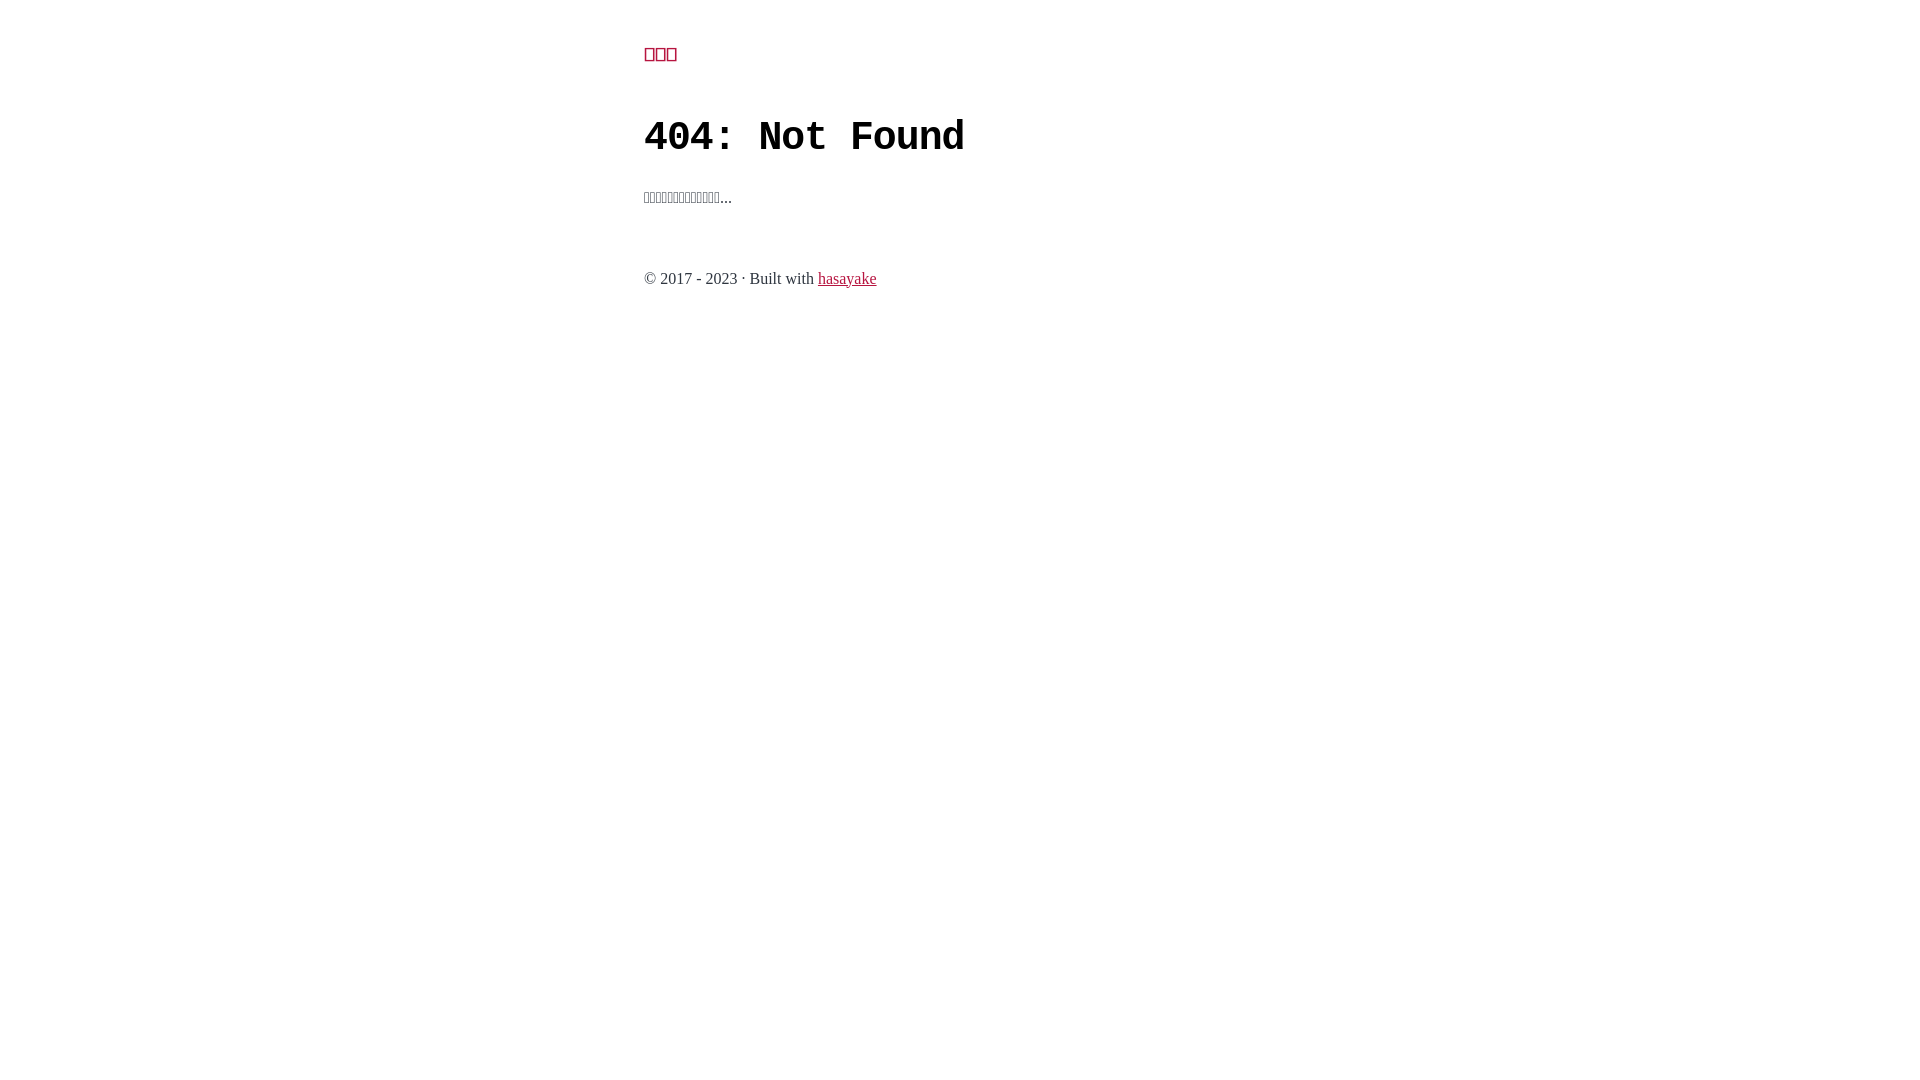  I want to click on 'hasayake', so click(847, 278).